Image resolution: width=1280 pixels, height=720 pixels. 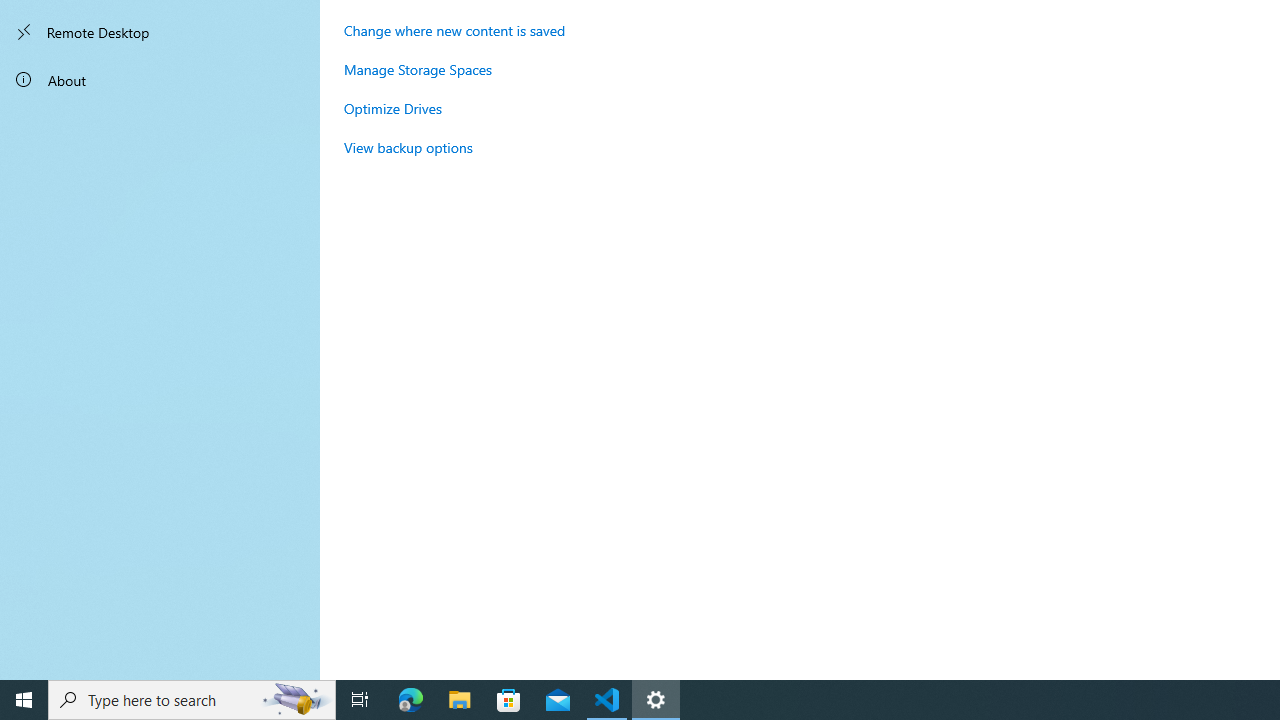 What do you see at coordinates (459, 698) in the screenshot?
I see `'File Explorer'` at bounding box center [459, 698].